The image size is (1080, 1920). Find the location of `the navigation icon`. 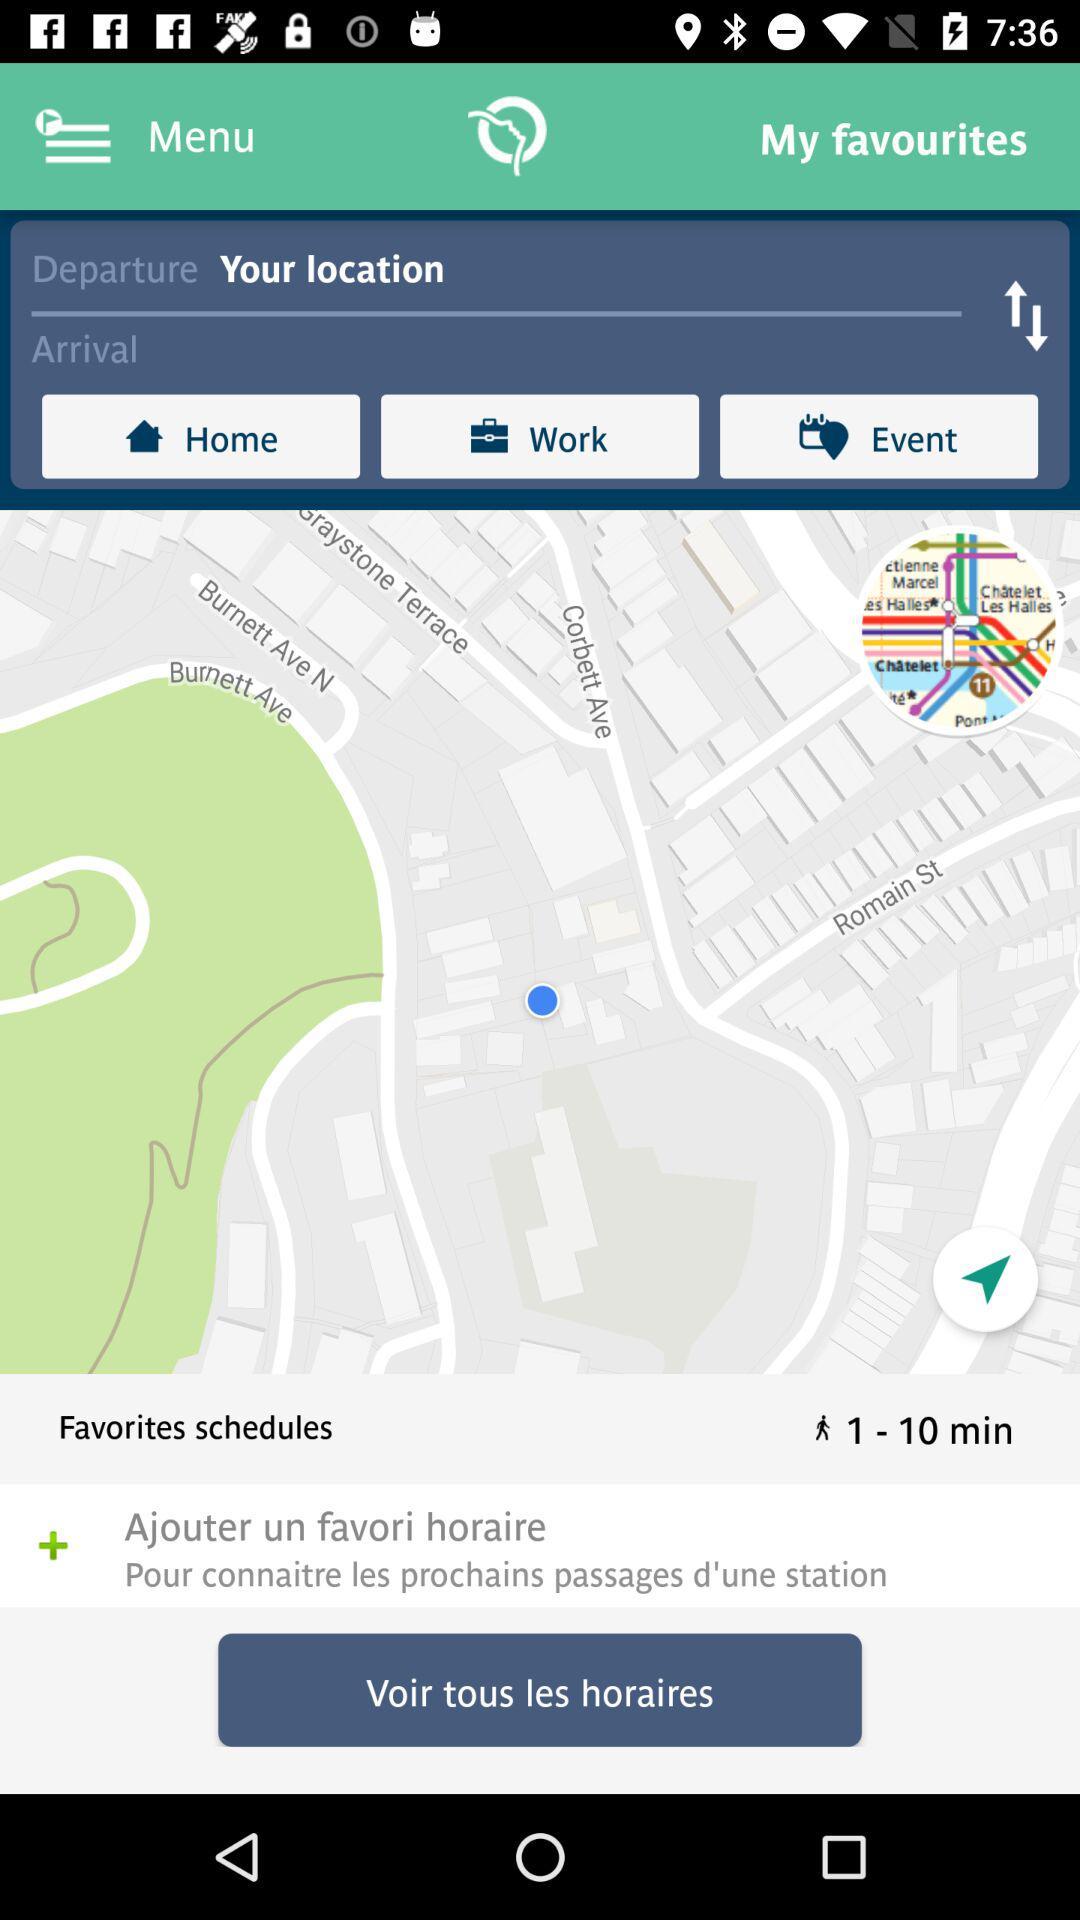

the navigation icon is located at coordinates (984, 1278).